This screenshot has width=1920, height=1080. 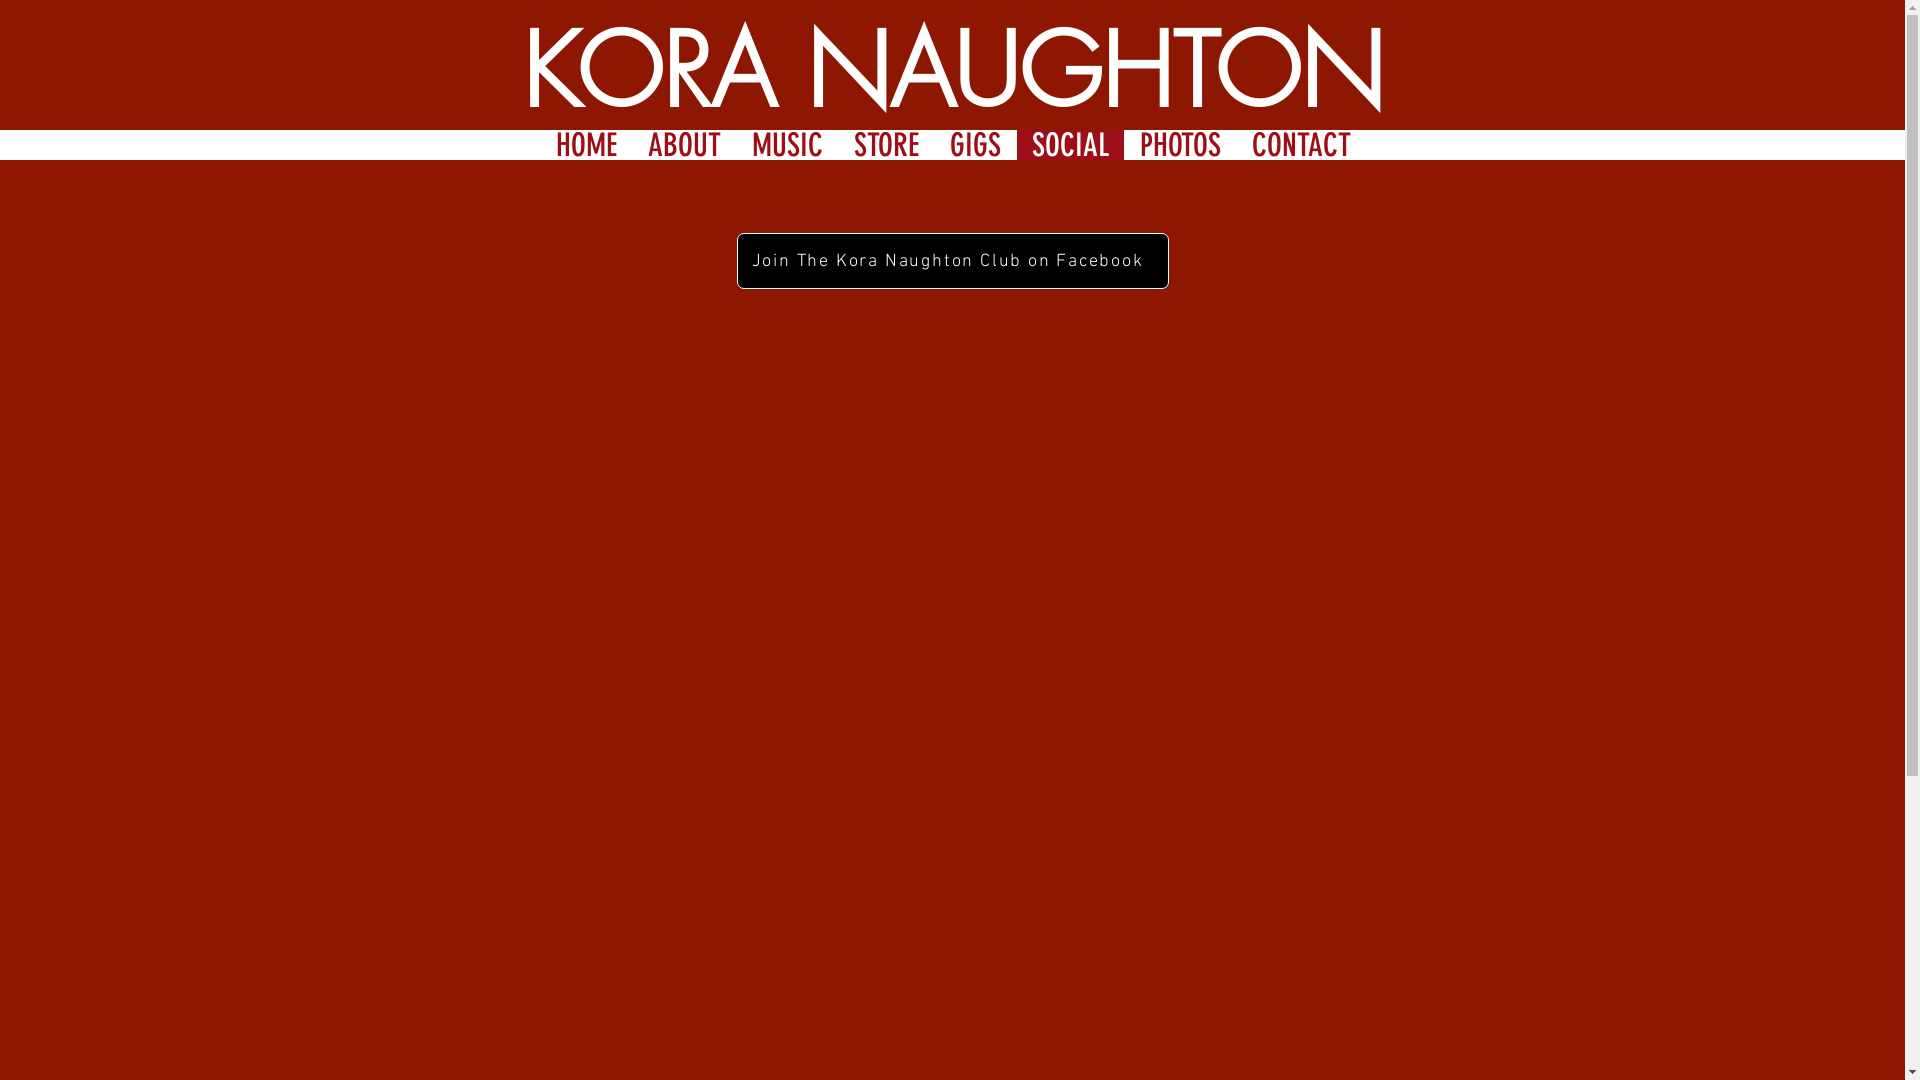 What do you see at coordinates (1180, 144) in the screenshot?
I see `'PHOTOS'` at bounding box center [1180, 144].